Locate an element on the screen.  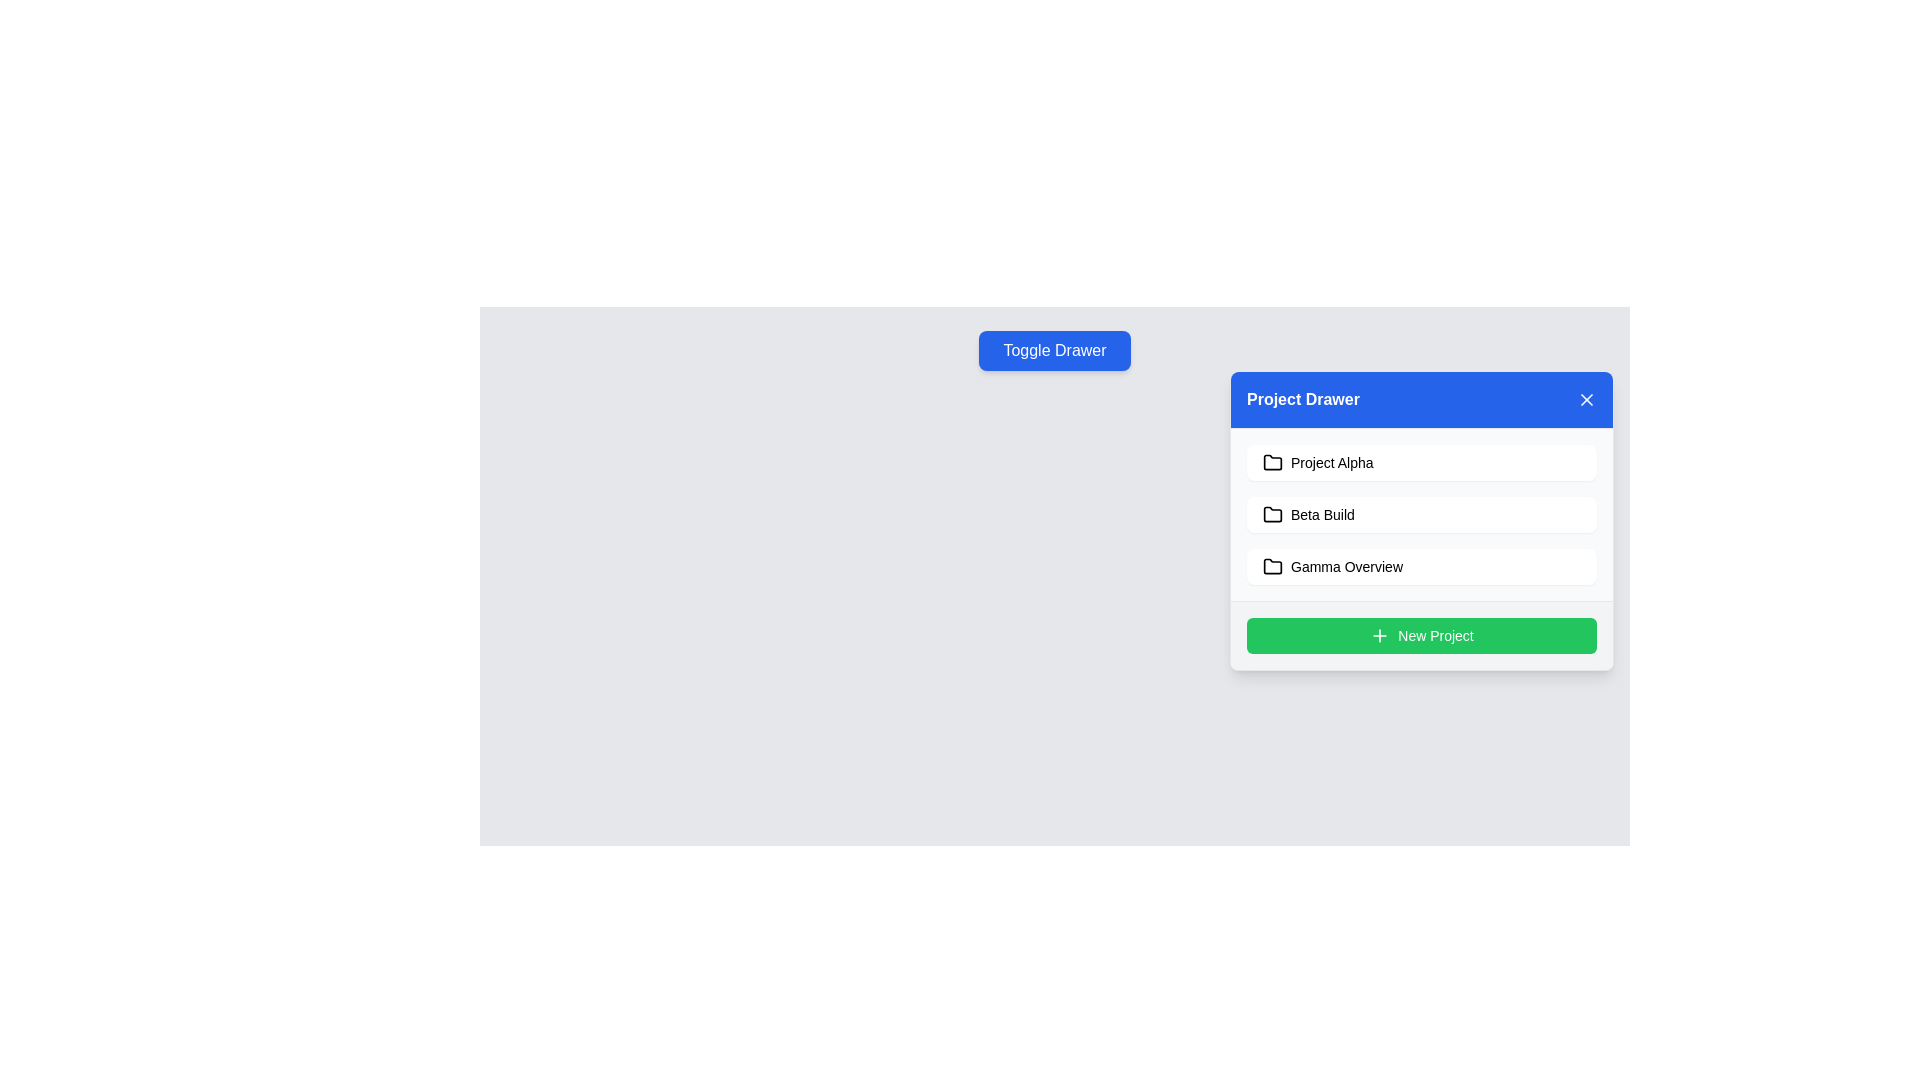
the folder icon located to the left of the text 'Gamma Overview' within the third item of a vertical list in the drawer interface is located at coordinates (1271, 567).